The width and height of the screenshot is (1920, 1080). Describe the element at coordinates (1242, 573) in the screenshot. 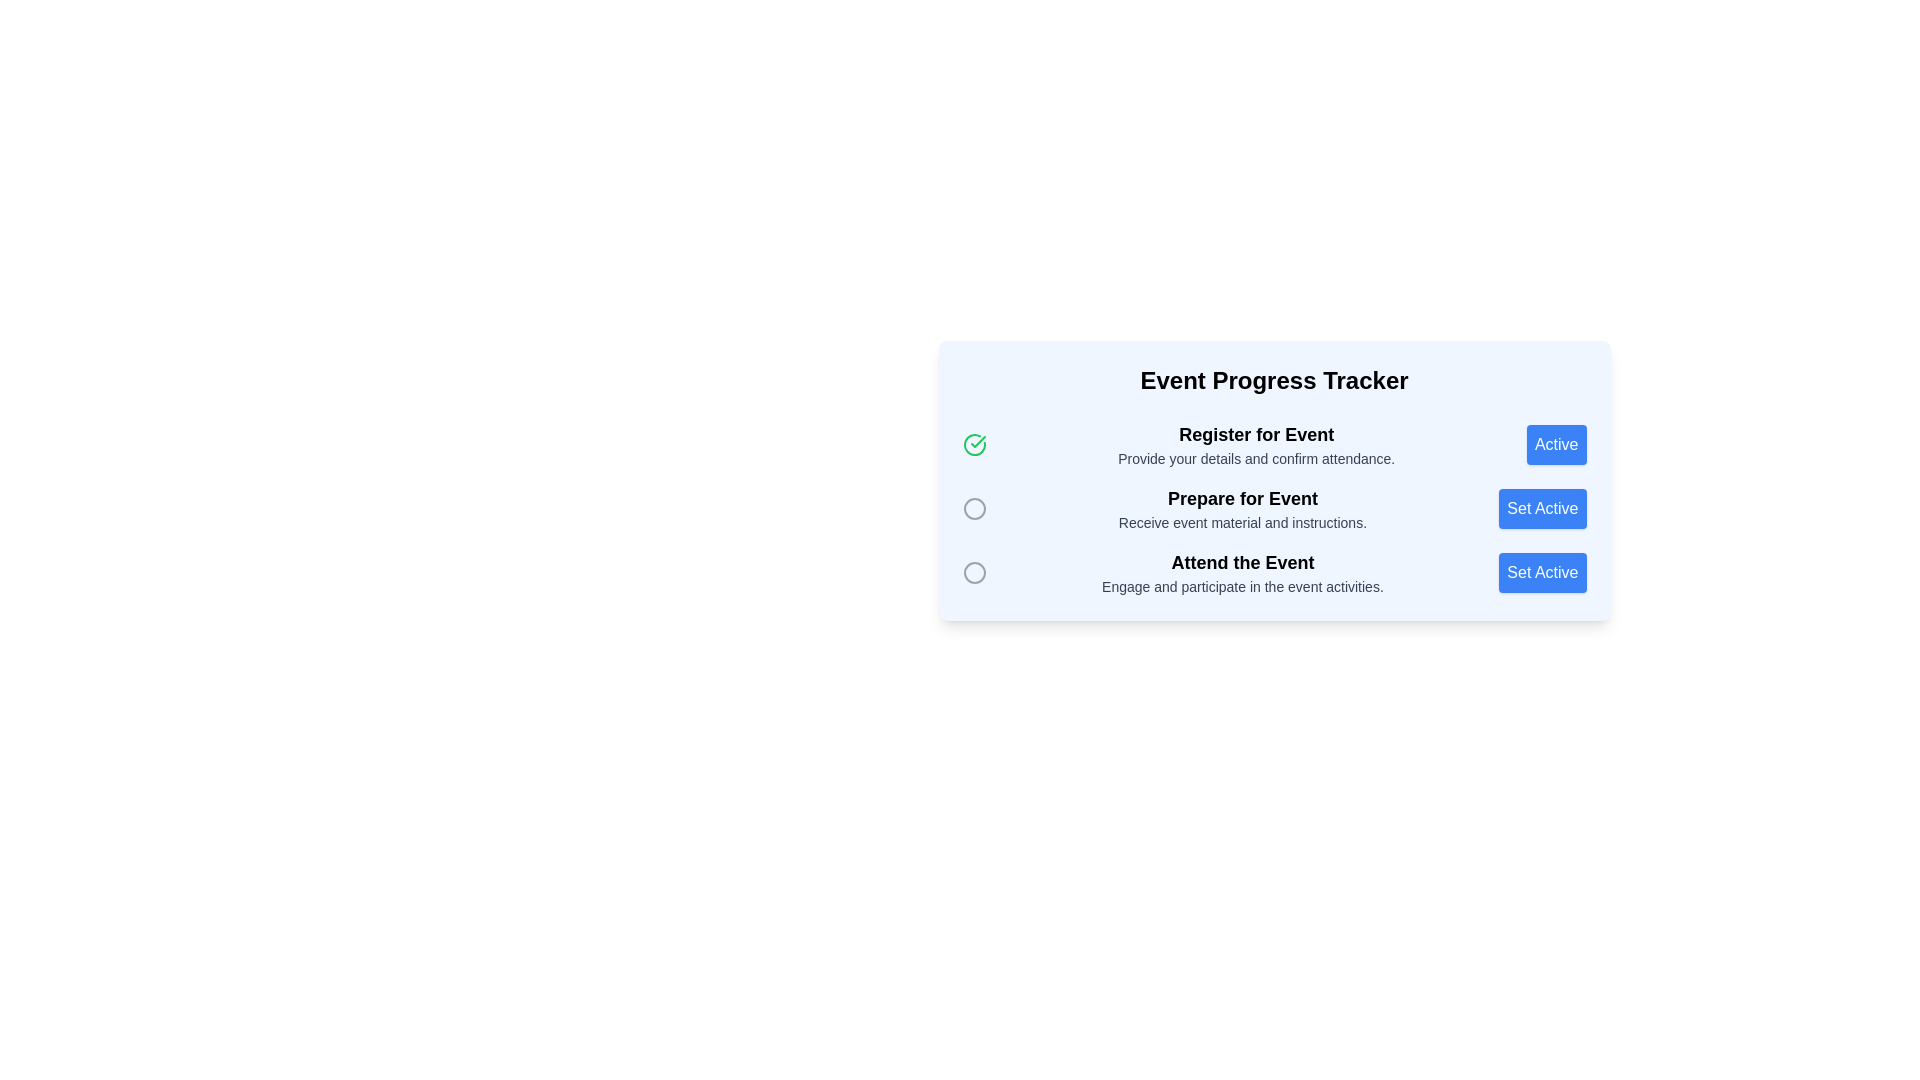

I see `the third Text Label in the event progress tracker that indicates user participation` at that location.